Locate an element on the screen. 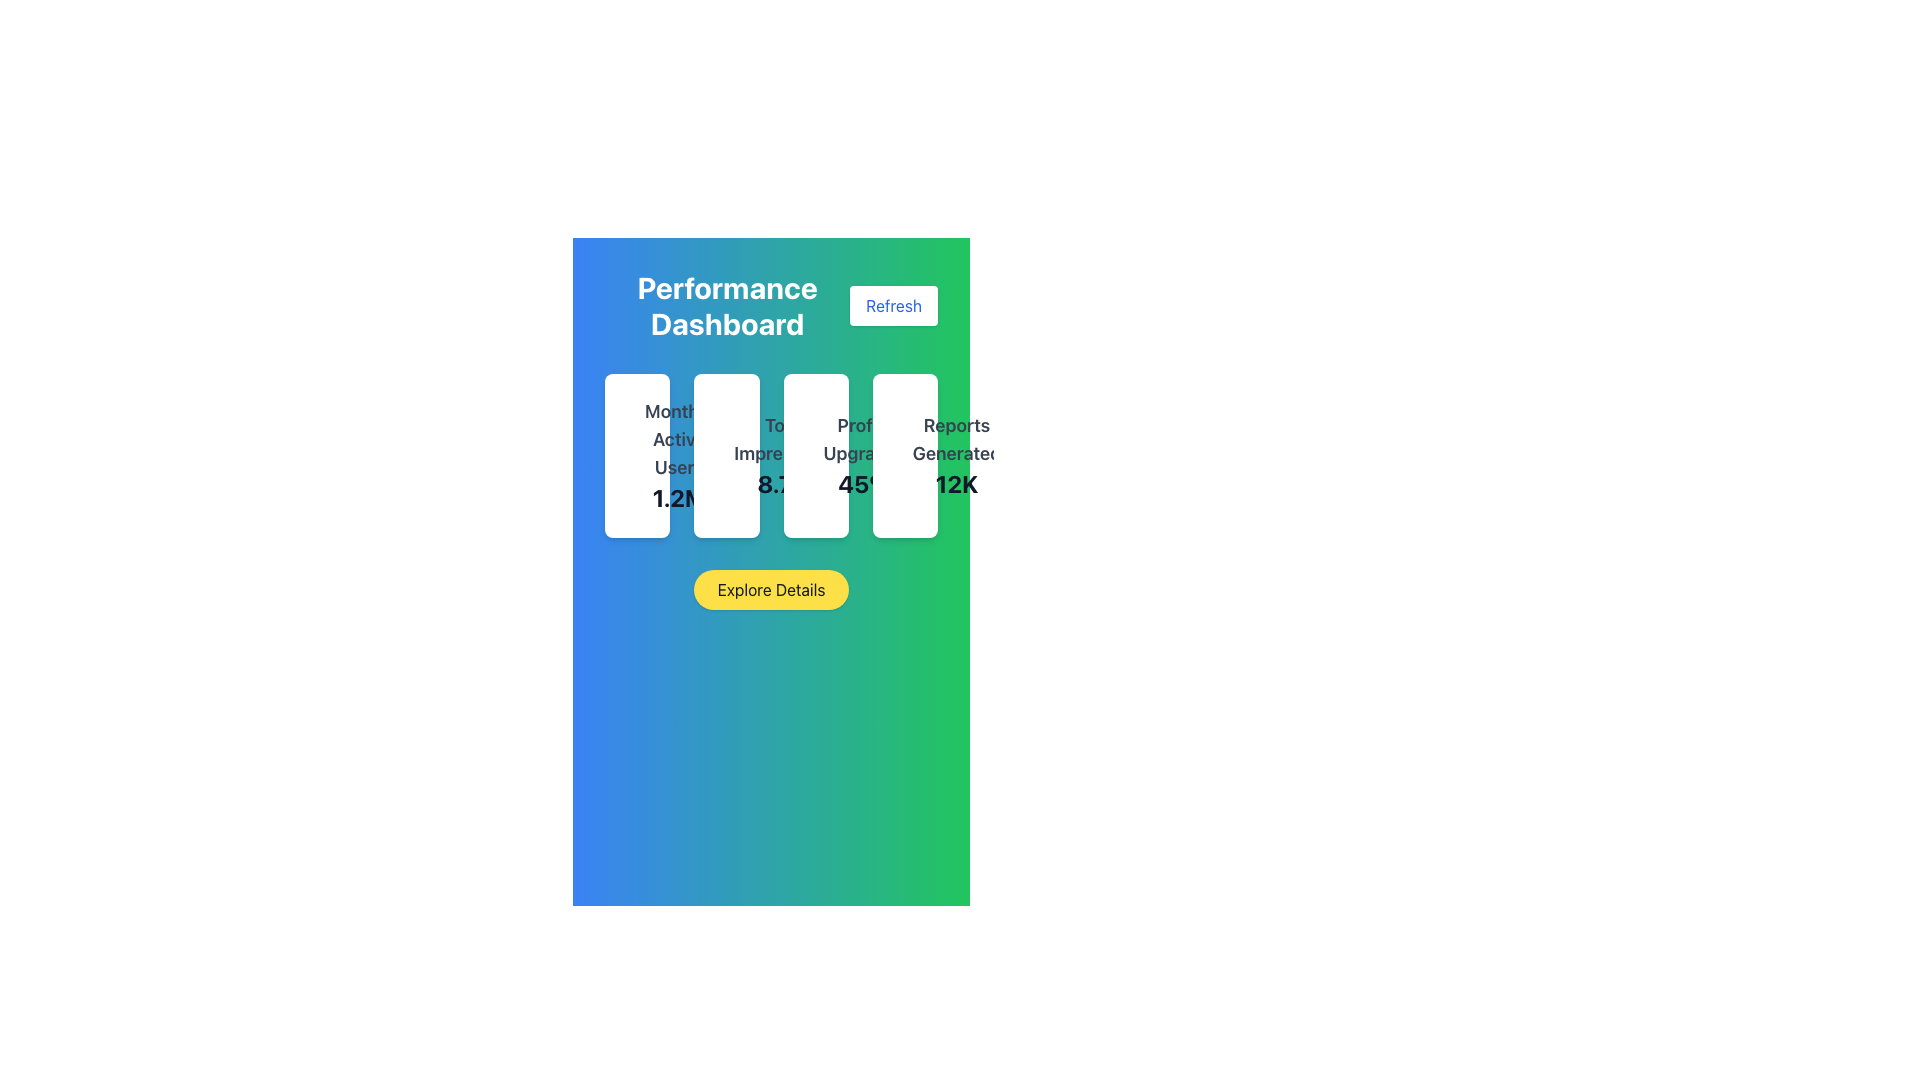 Image resolution: width=1920 pixels, height=1080 pixels. metric information displayed in the text label of the first card component, which shows 'Monthly Active Users 1.2M' is located at coordinates (679, 455).